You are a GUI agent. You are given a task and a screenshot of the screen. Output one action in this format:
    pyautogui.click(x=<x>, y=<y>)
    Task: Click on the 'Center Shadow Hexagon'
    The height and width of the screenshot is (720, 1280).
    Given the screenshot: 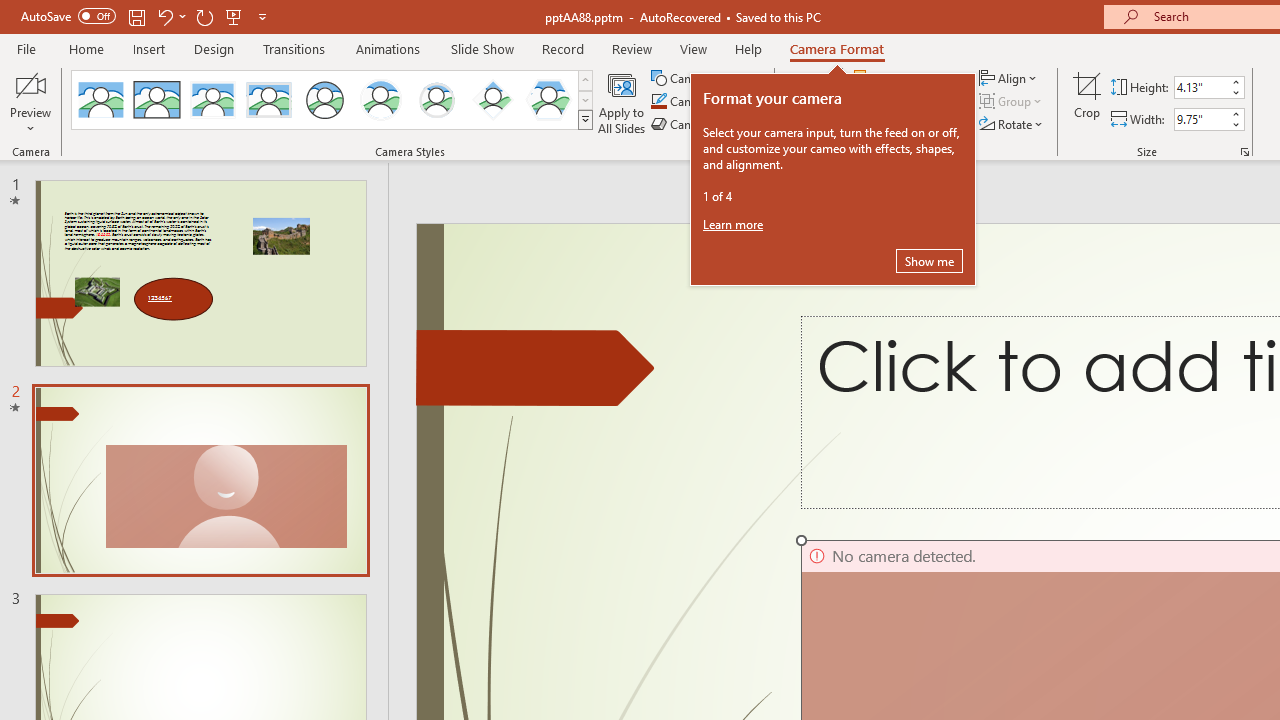 What is the action you would take?
    pyautogui.click(x=549, y=100)
    